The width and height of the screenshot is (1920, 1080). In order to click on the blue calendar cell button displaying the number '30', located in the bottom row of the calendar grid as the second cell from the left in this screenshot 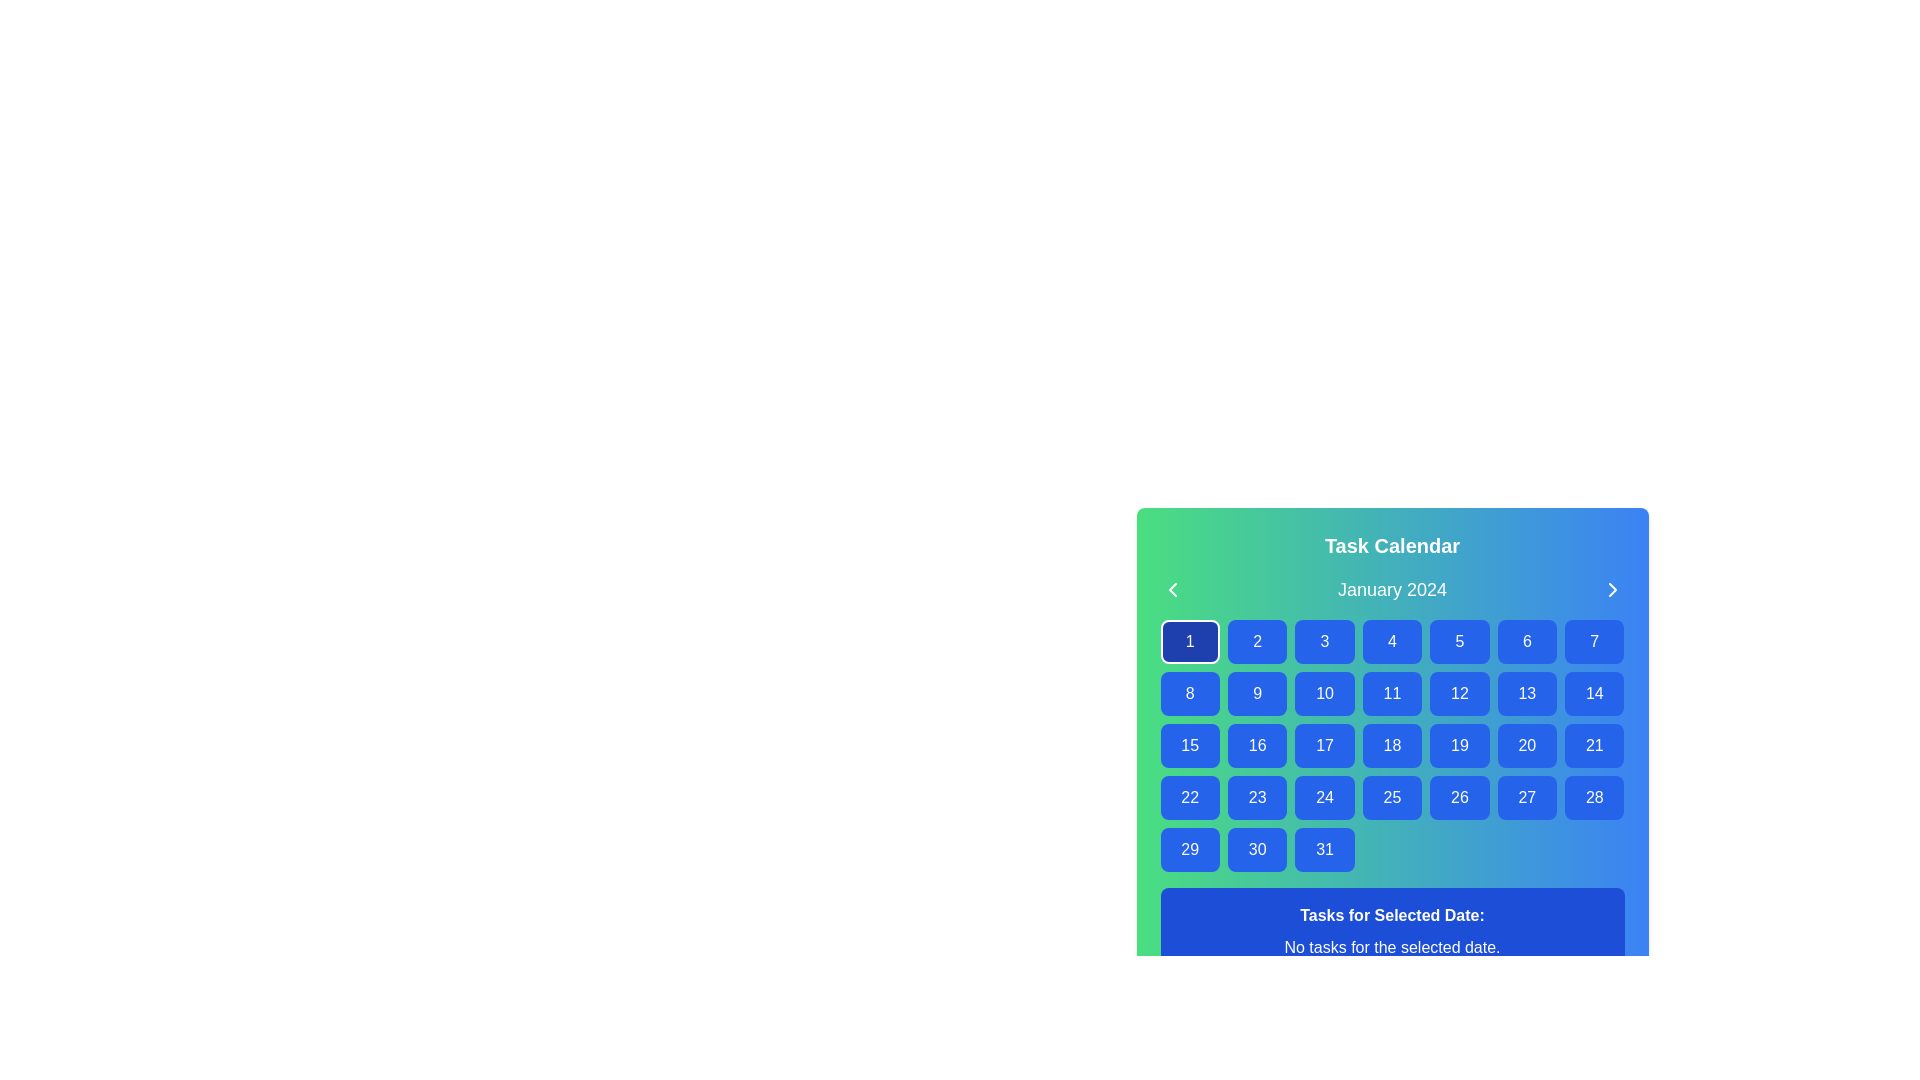, I will do `click(1256, 849)`.